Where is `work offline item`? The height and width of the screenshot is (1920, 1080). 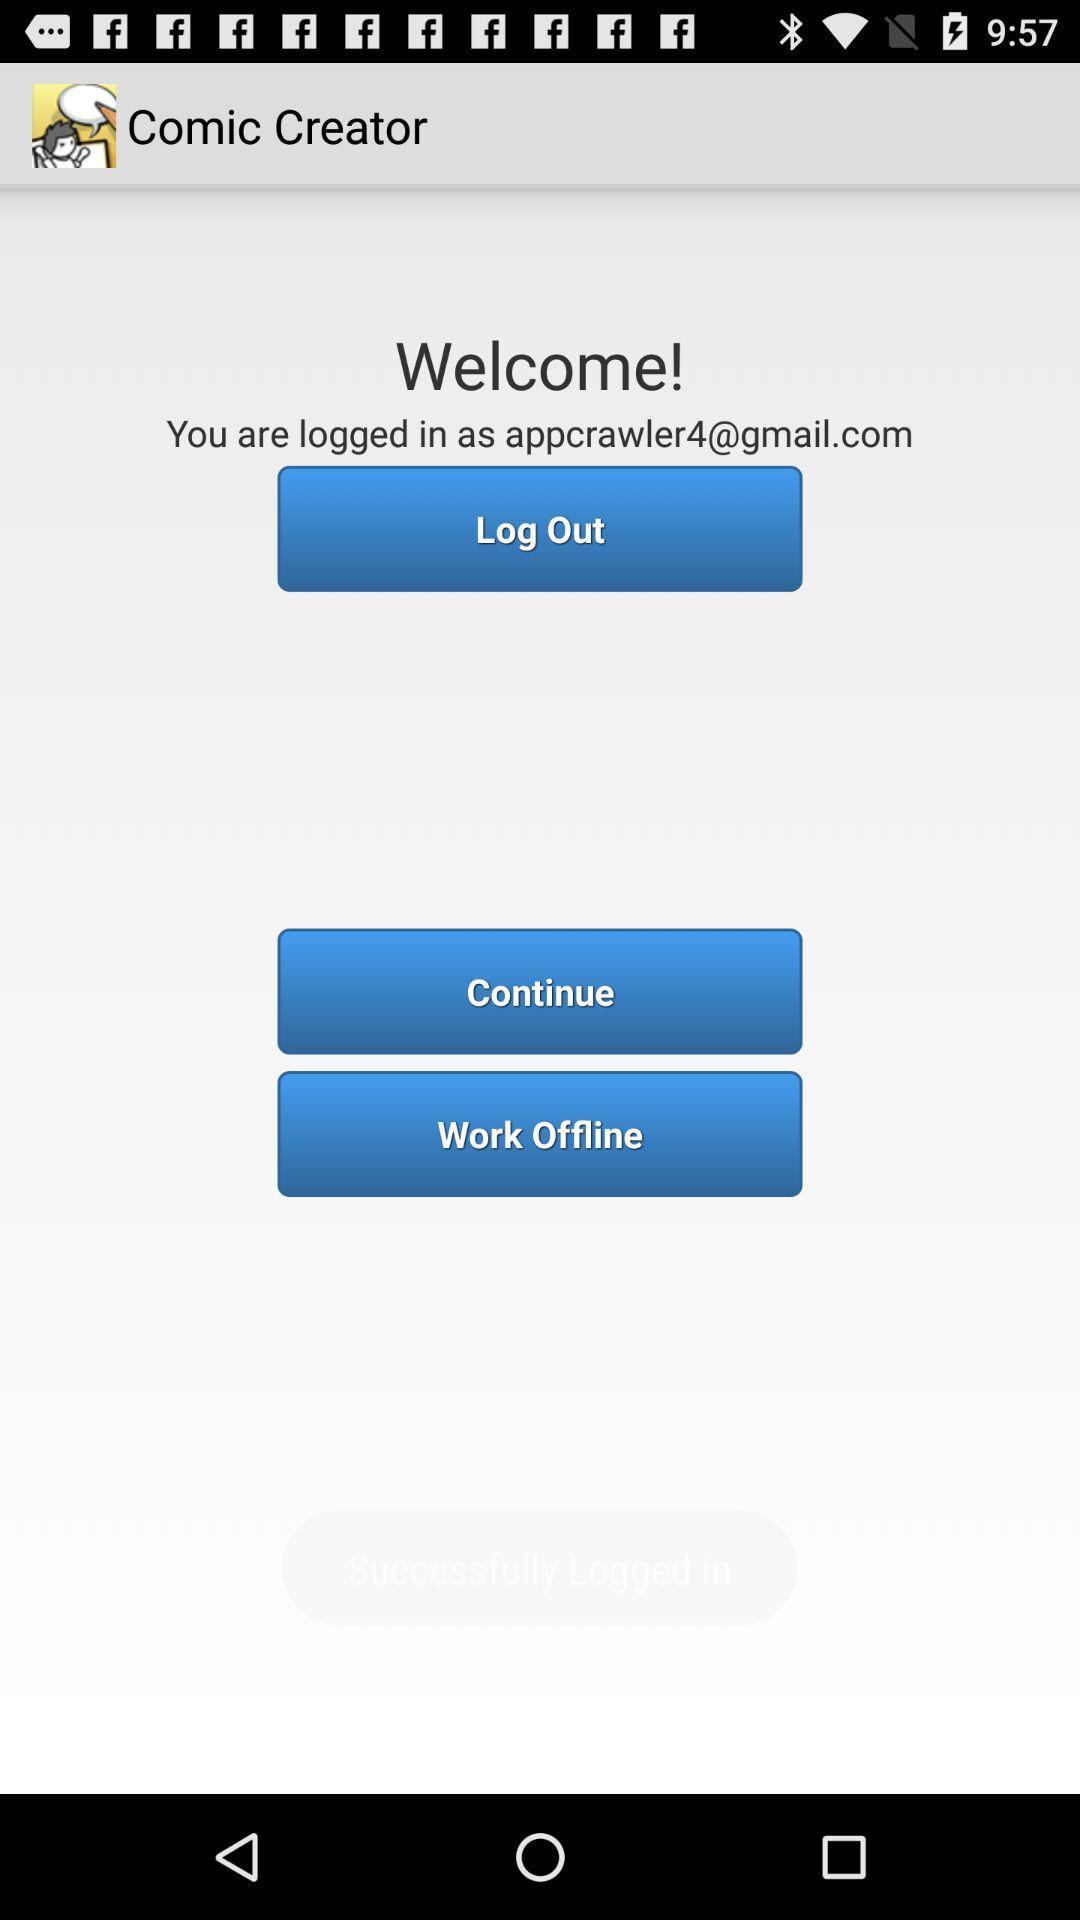 work offline item is located at coordinates (540, 1133).